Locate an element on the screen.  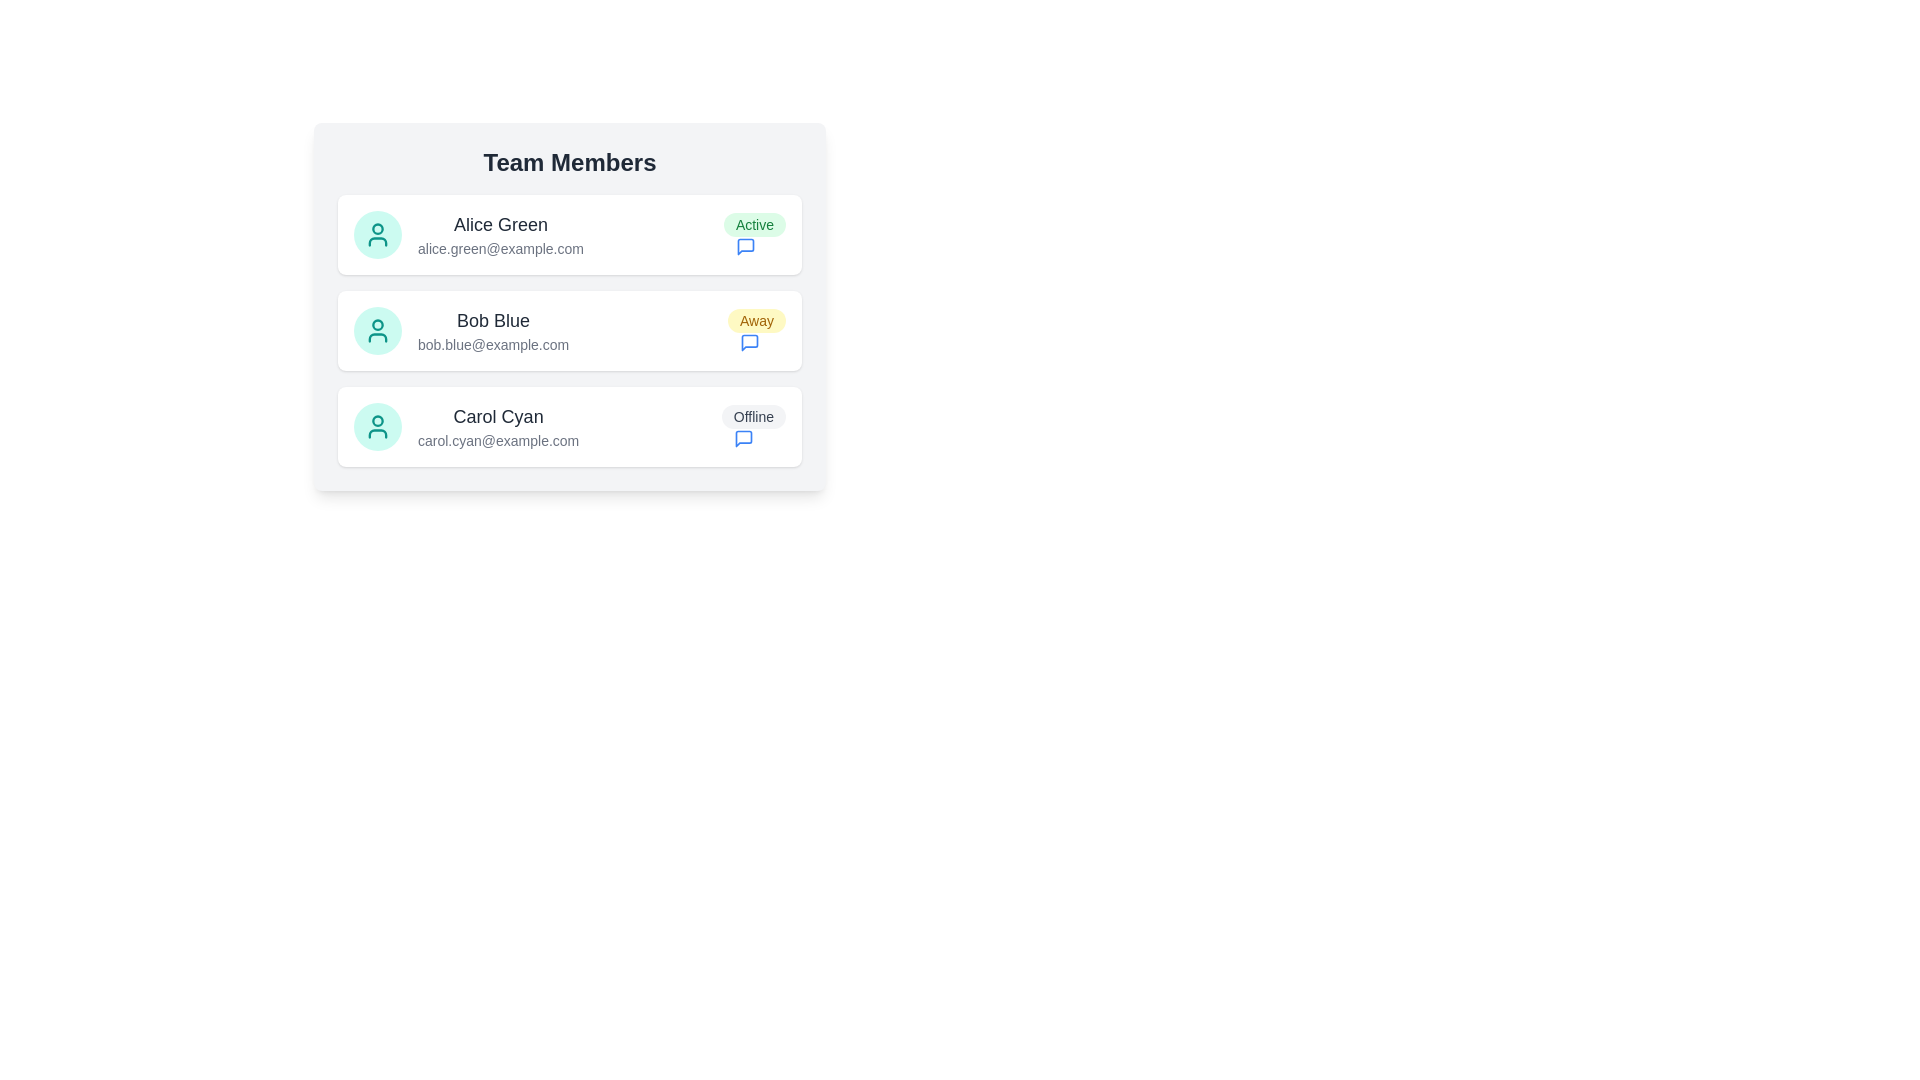
the static text displaying the email address of team member 'Bob Blue', located directly below his name in the 'Team Members' list is located at coordinates (493, 343).